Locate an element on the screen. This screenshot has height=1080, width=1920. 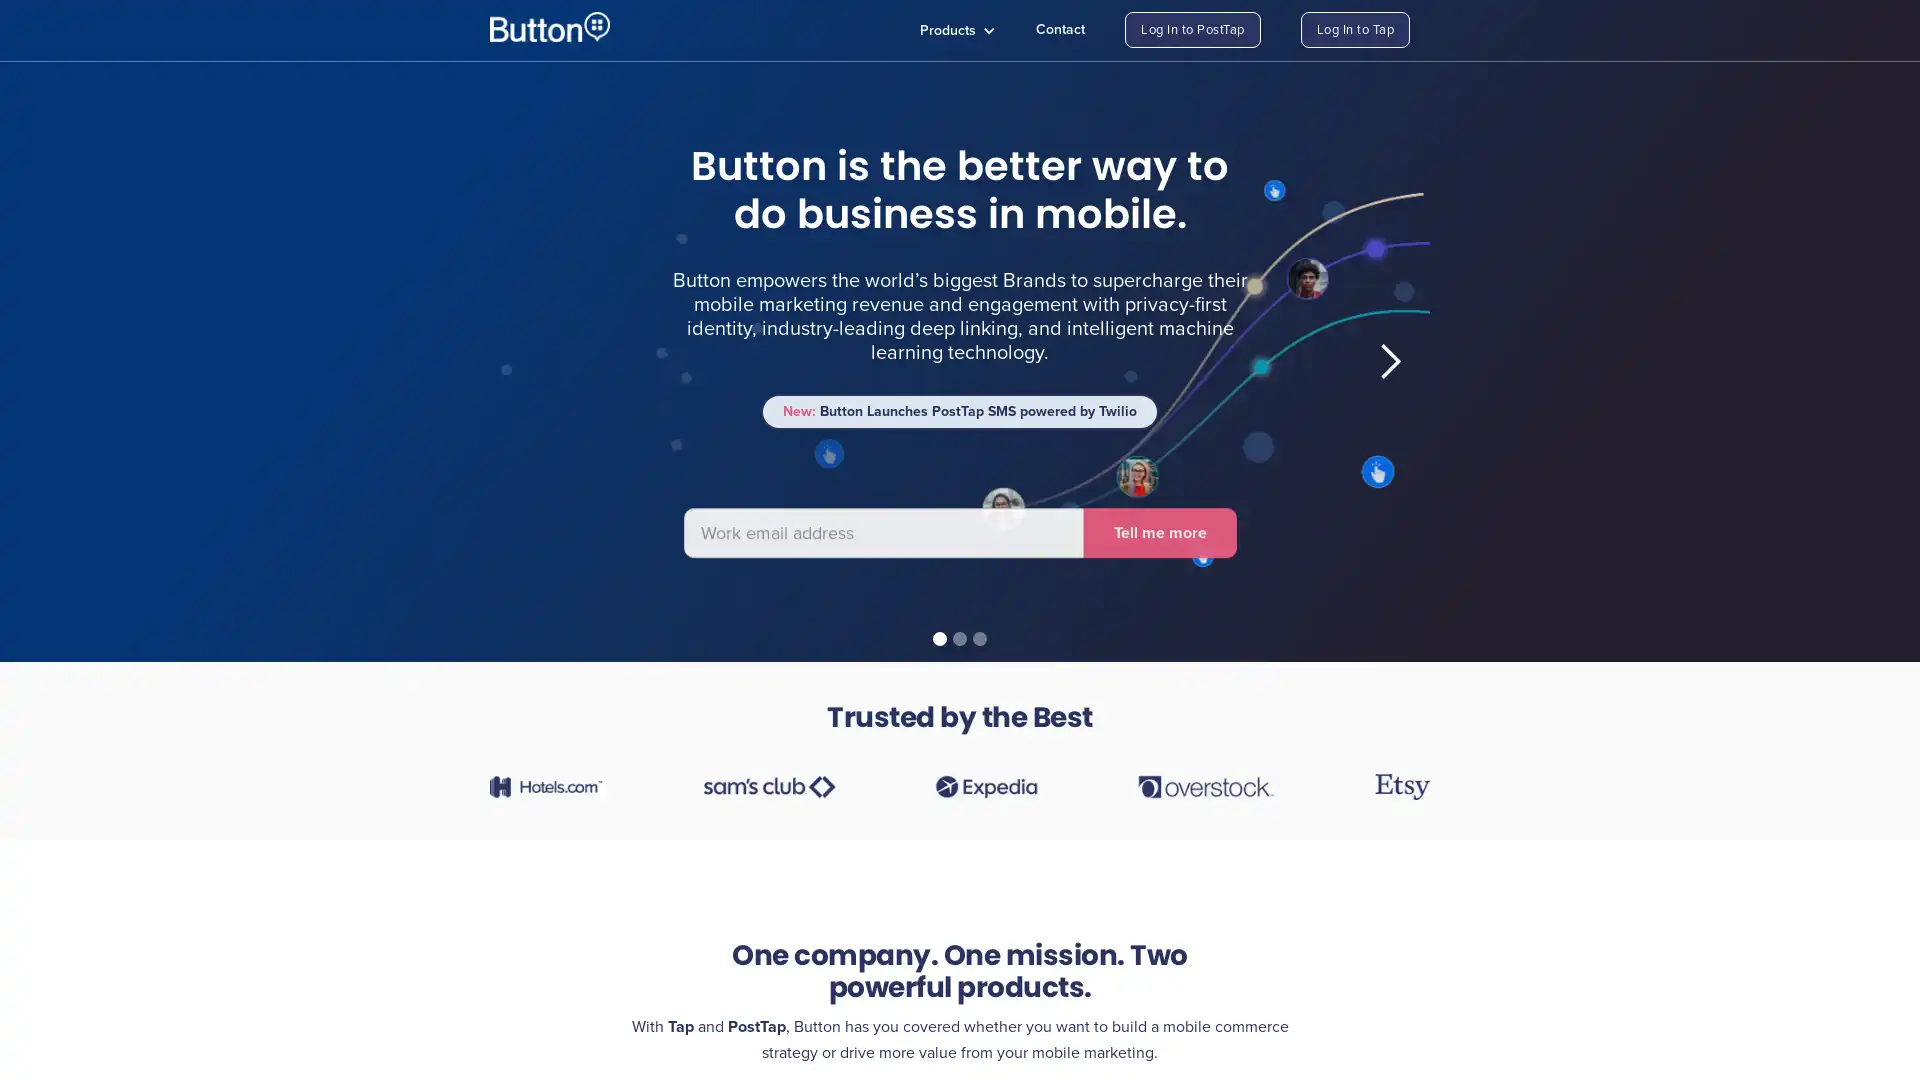
Show slide 3 of 3 is located at coordinates (979, 639).